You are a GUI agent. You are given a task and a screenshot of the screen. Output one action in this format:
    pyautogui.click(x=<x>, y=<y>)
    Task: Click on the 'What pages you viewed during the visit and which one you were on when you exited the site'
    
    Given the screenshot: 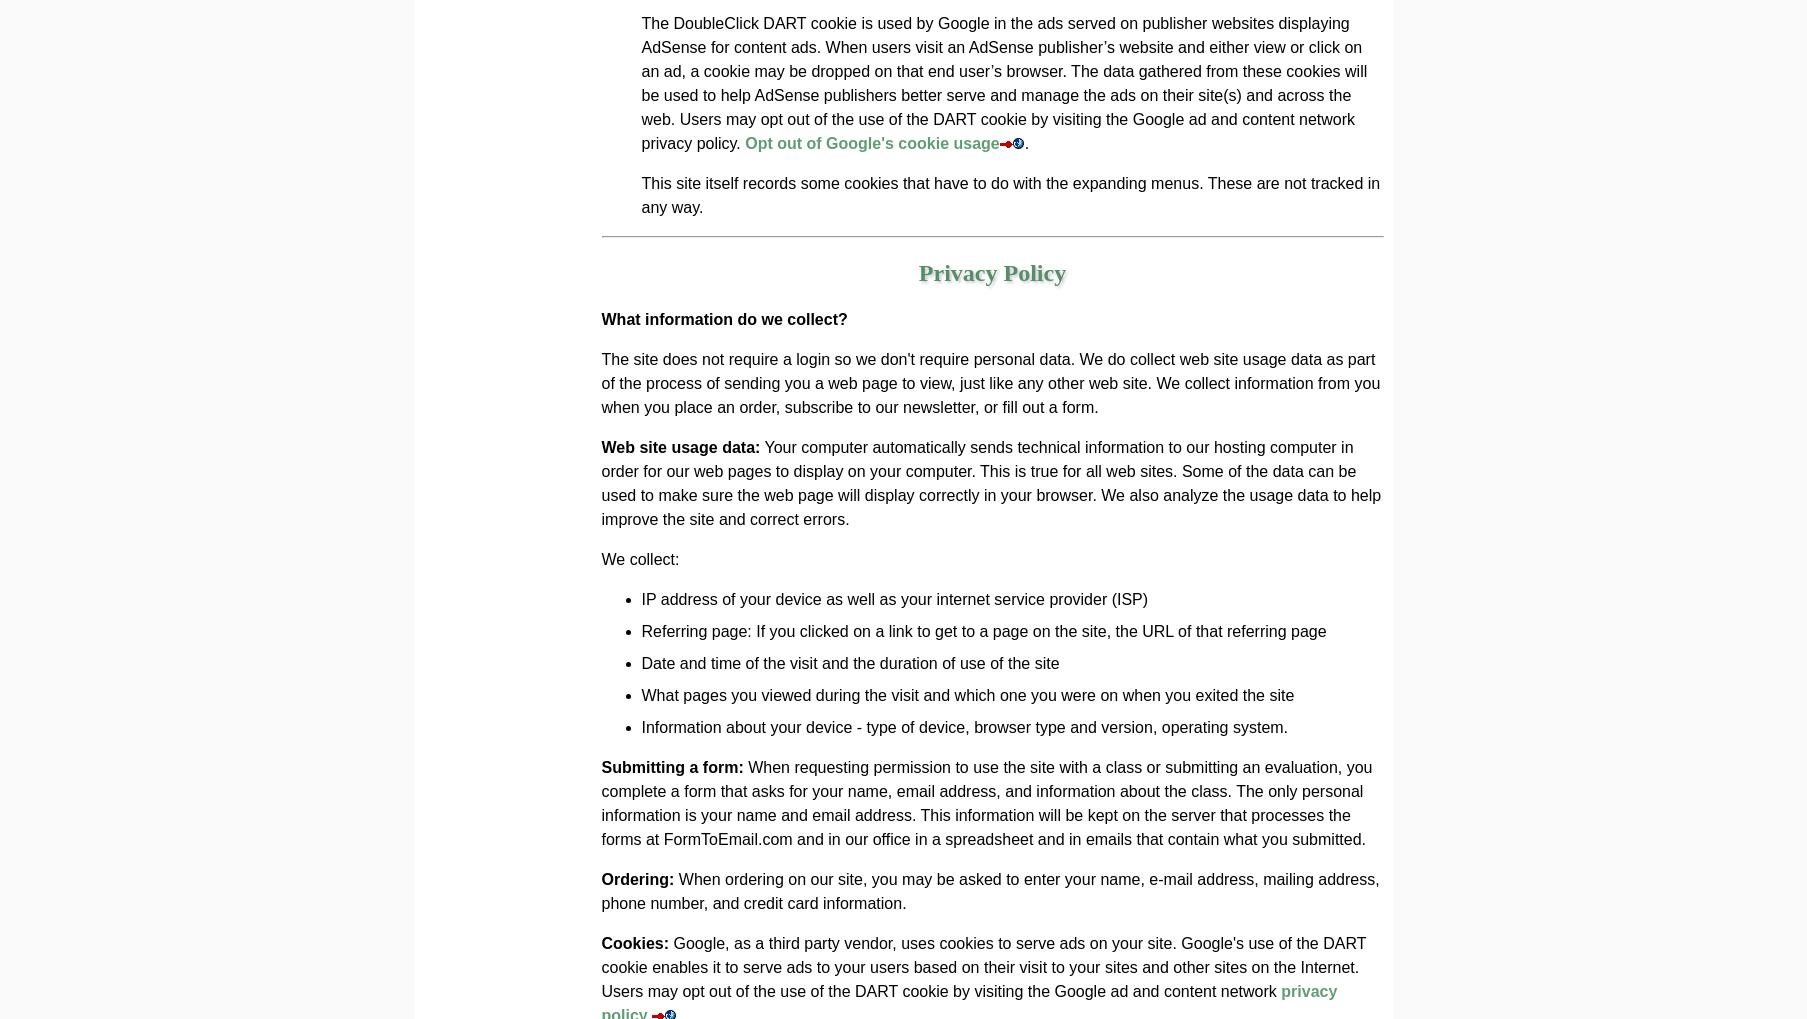 What is the action you would take?
    pyautogui.click(x=966, y=694)
    